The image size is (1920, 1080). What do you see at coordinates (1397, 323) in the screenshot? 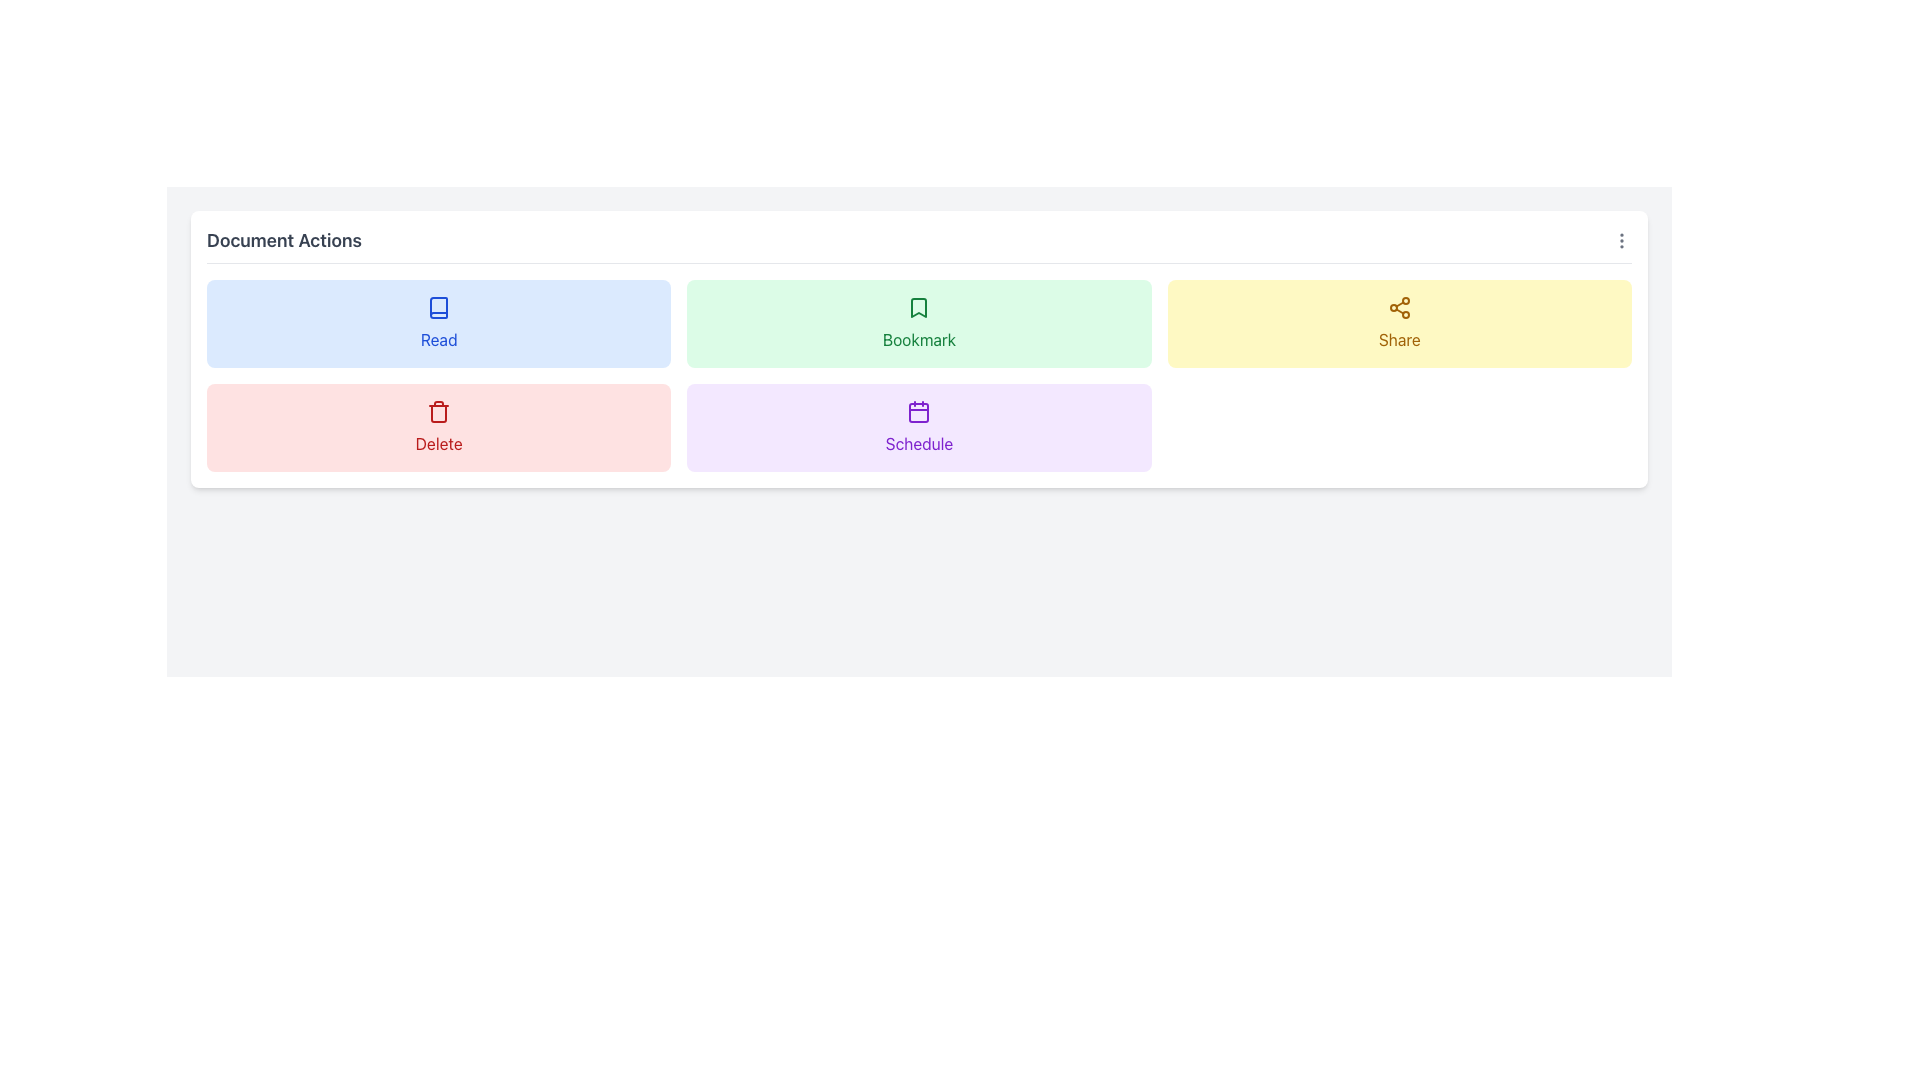
I see `the 'Share' button, which is a rectangular button with rounded corners, featuring a share icon above bold yellow text, located centrally in the top row of buttons` at bounding box center [1397, 323].